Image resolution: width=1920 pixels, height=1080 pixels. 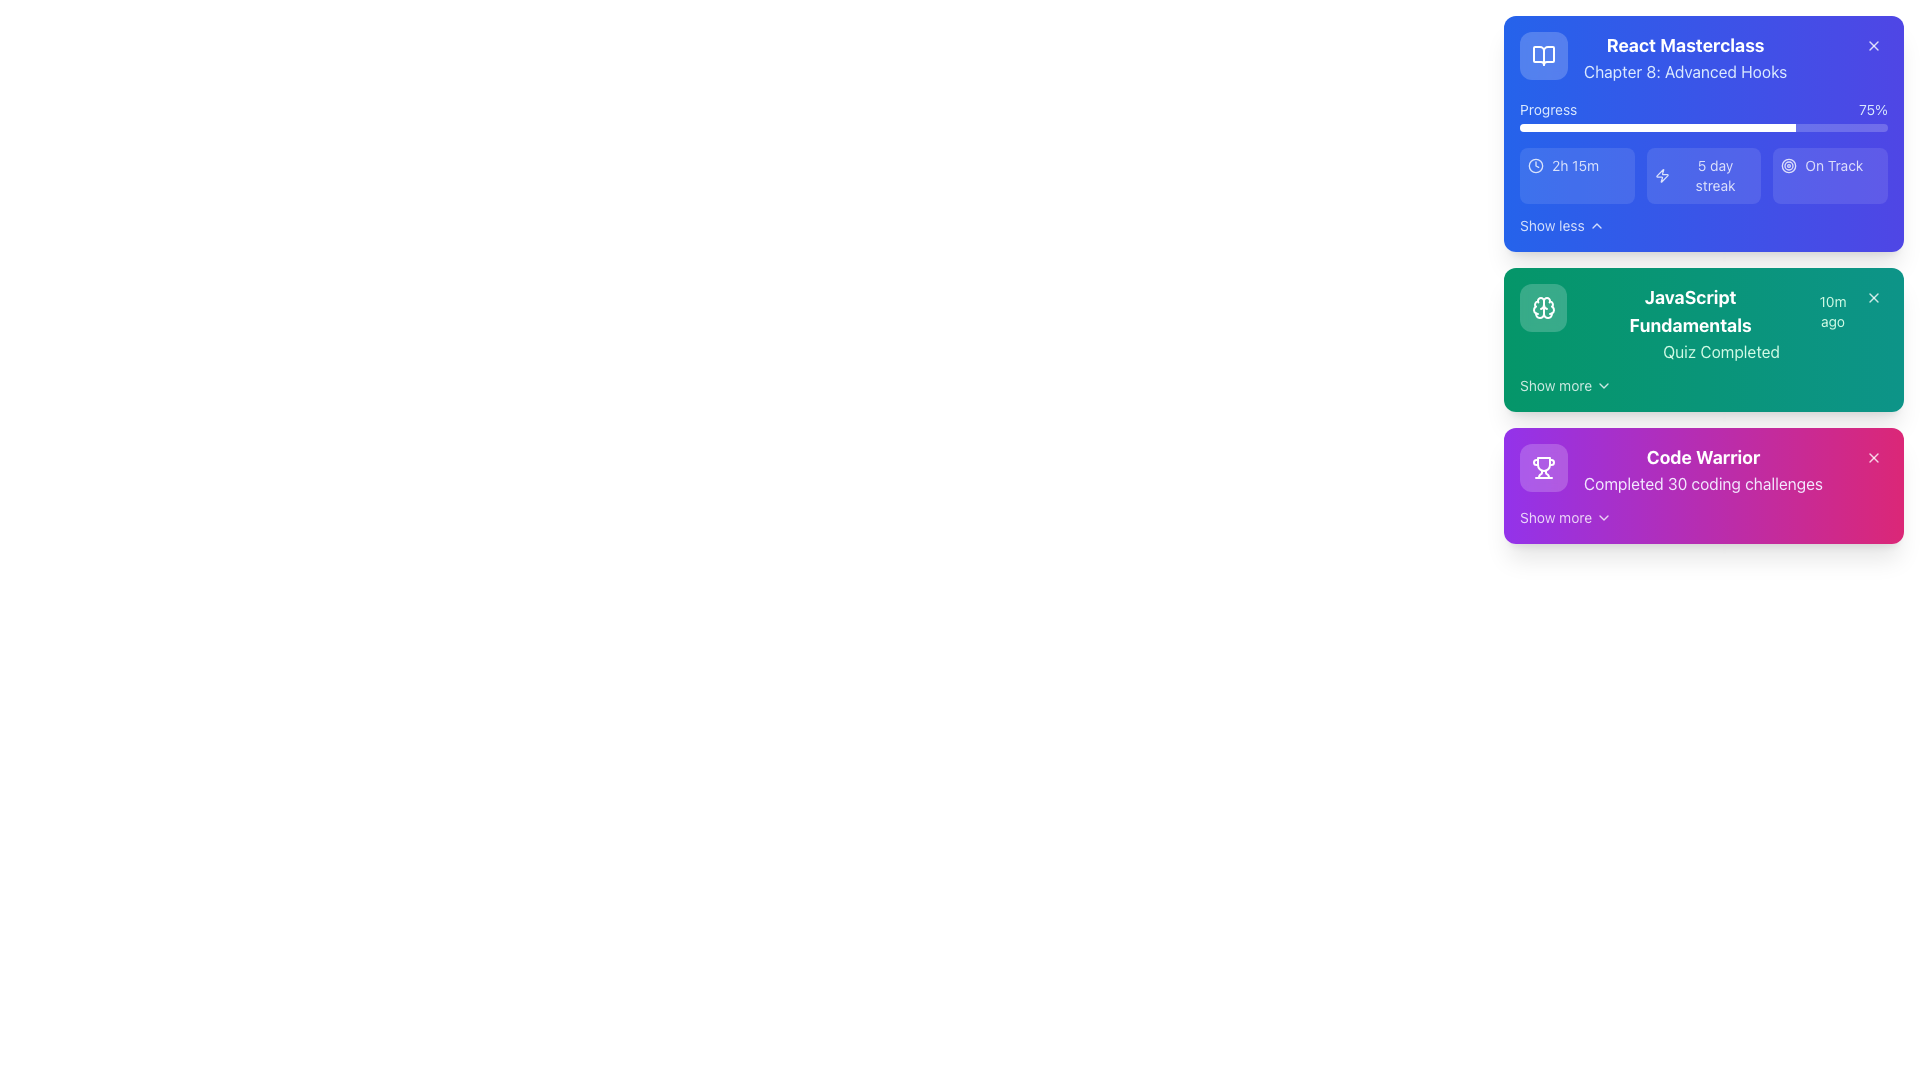 I want to click on information displayed on the green Notification panel for 'JavaScript Fundamentals' which shows the header in bold white text, subtext 'Quiz Completed', and '10m ago' aligned to the right, so click(x=1703, y=280).